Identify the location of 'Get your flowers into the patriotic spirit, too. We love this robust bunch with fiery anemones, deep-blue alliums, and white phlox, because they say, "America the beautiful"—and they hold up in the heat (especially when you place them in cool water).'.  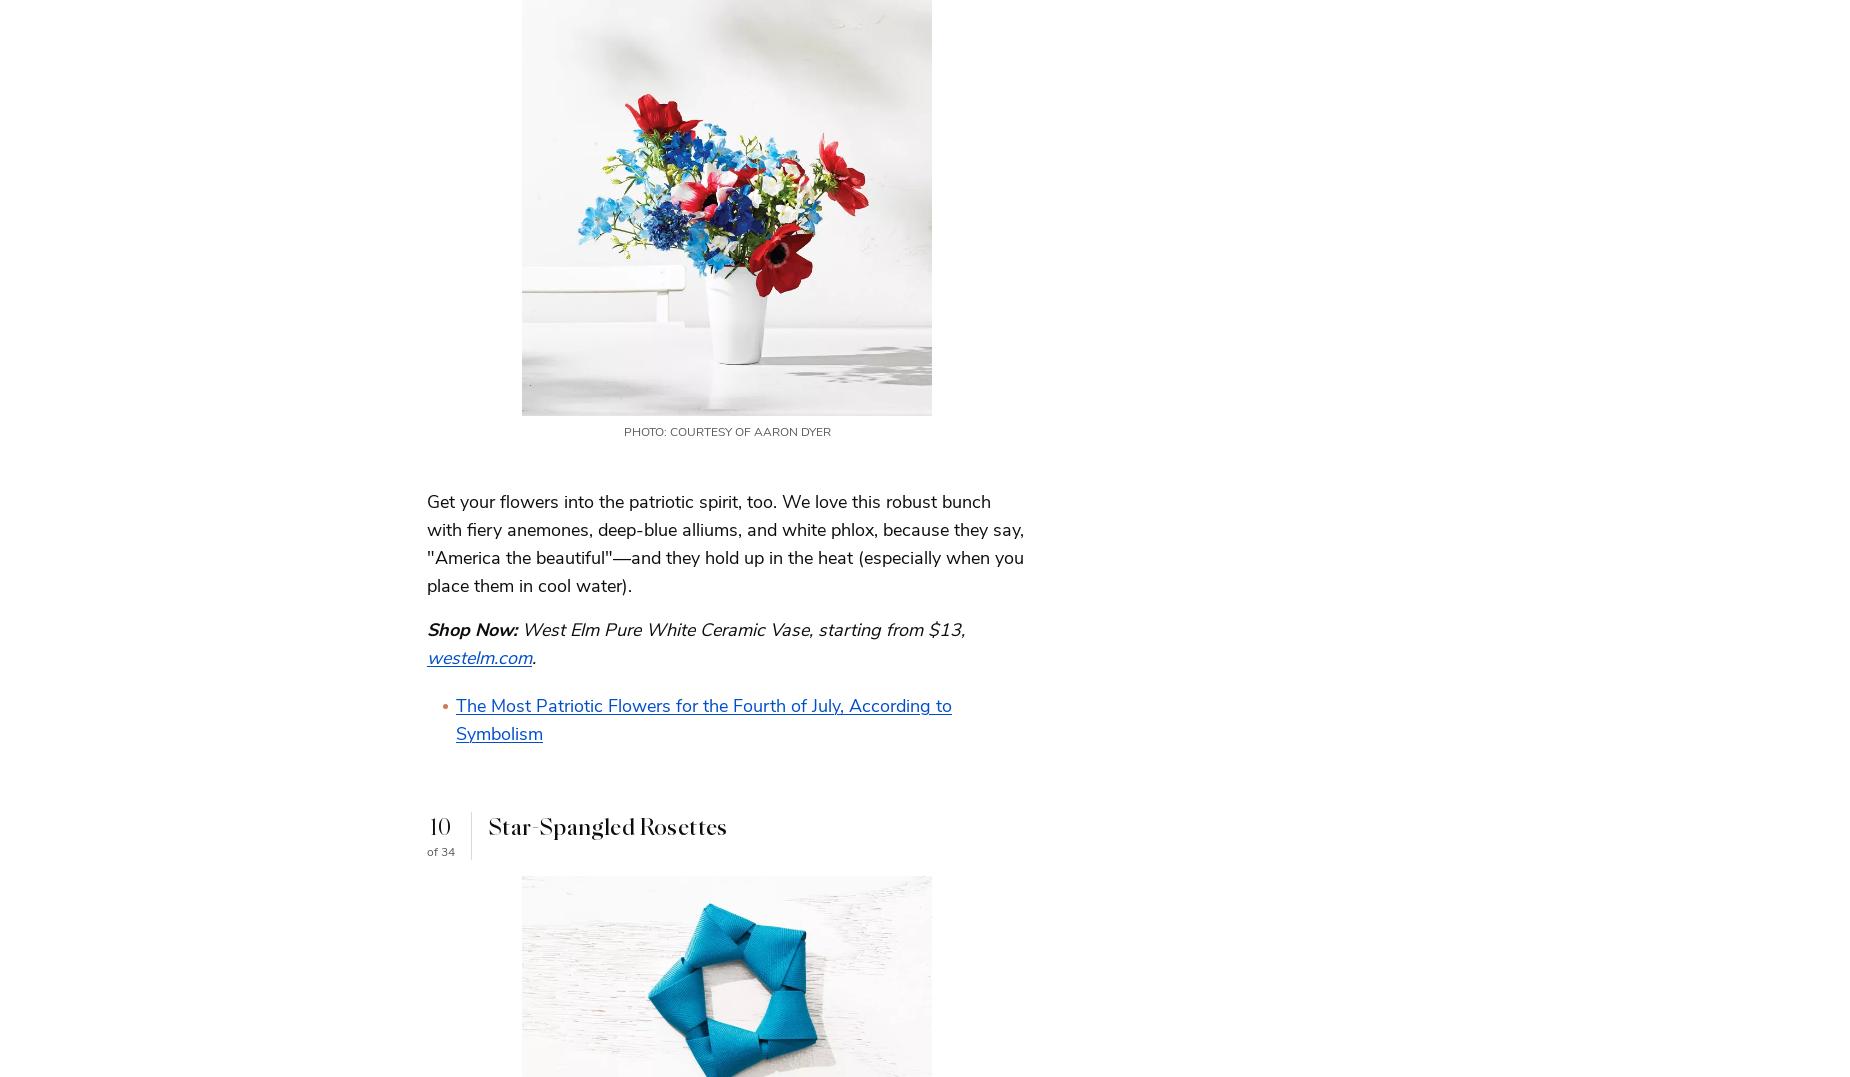
(725, 543).